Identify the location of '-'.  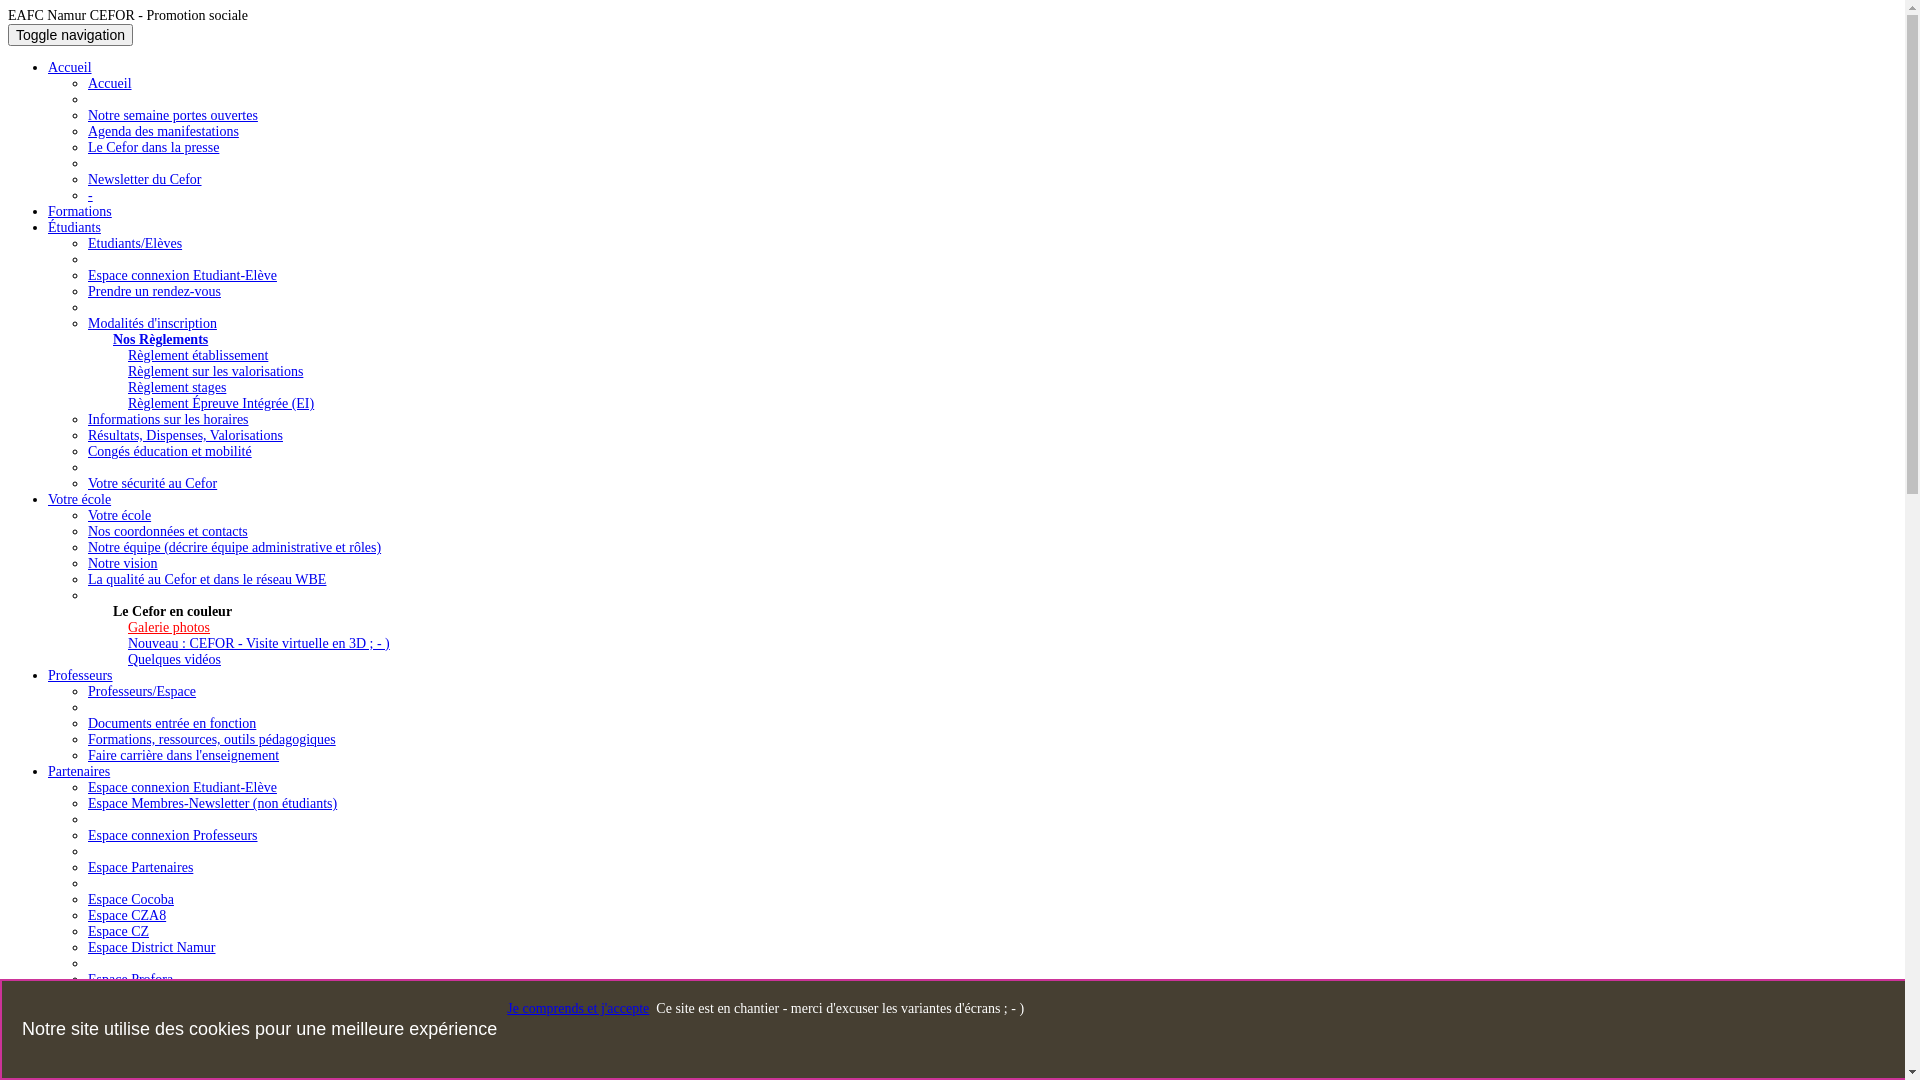
(89, 195).